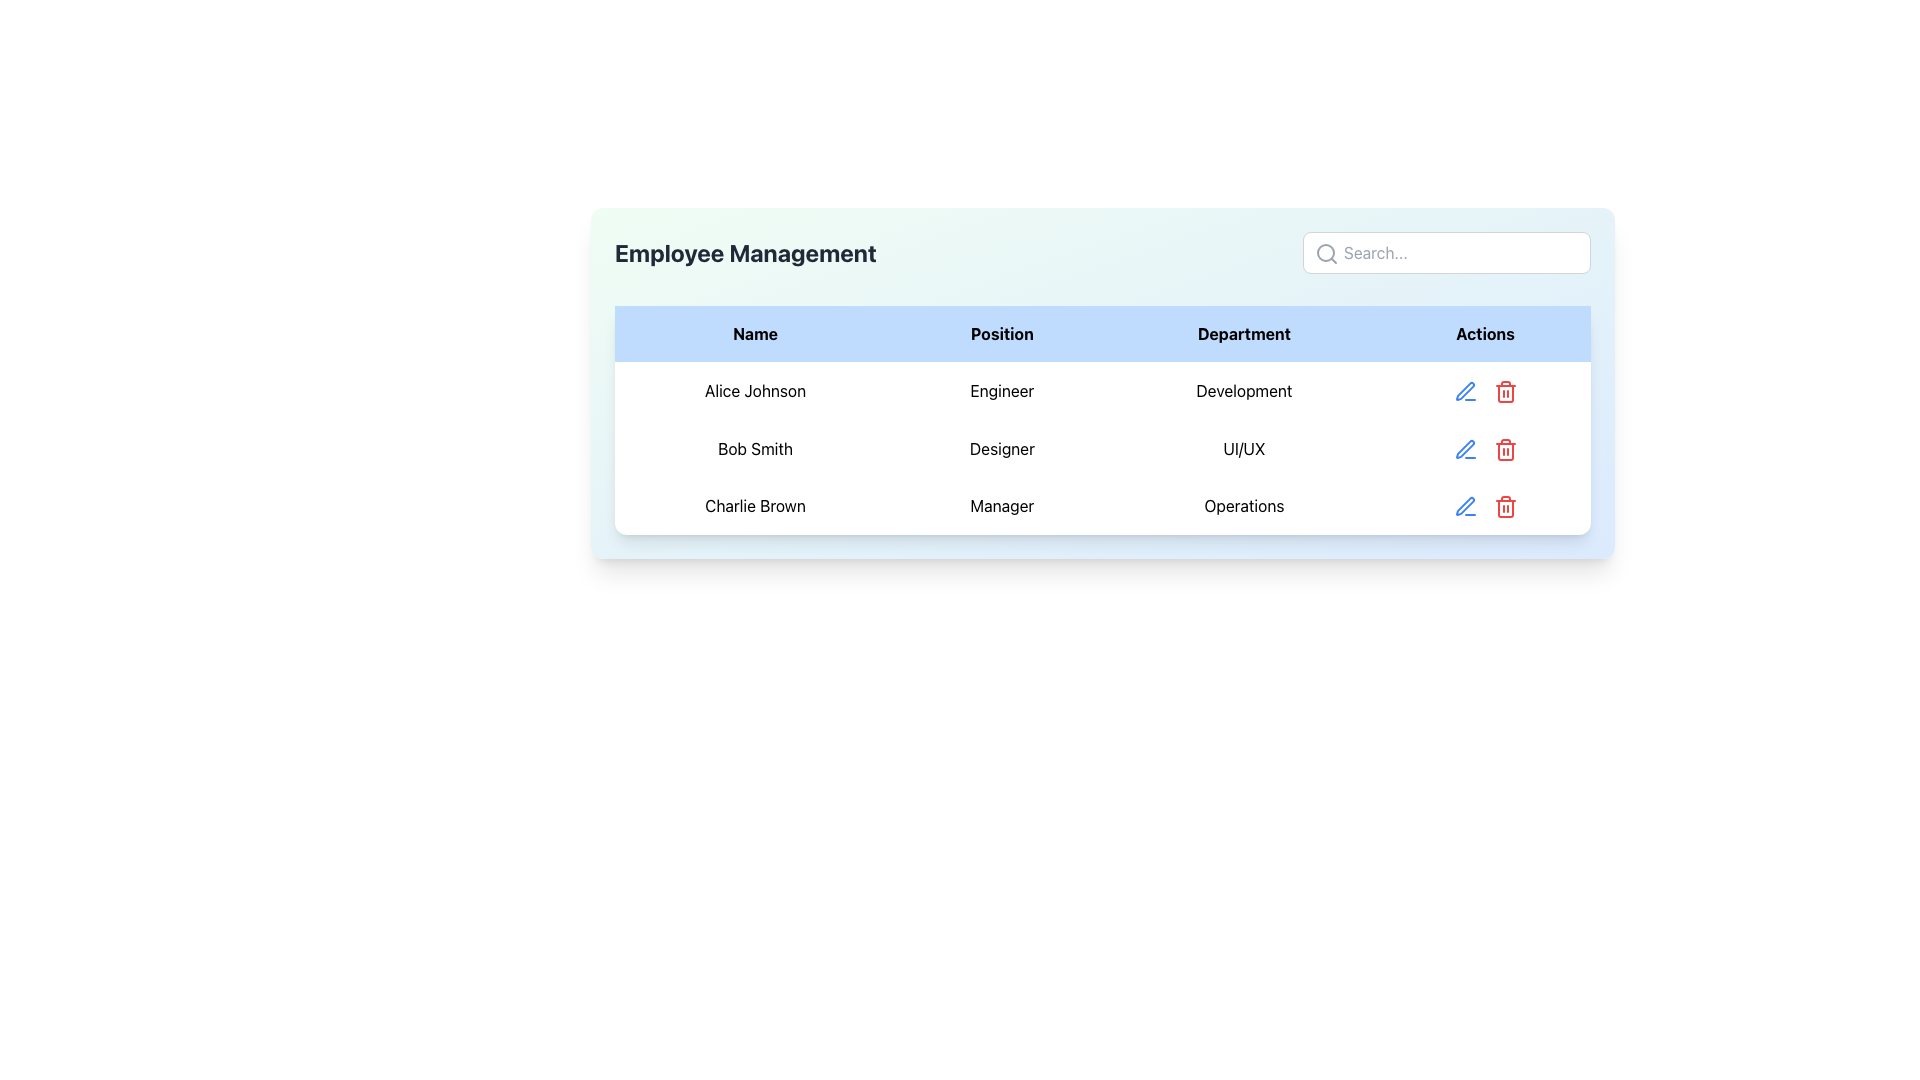 The height and width of the screenshot is (1080, 1920). I want to click on the 'Name' text label, which is the first label in a row of labels at the top-left of a table, displayed in bold black font on a light blue background, so click(754, 333).